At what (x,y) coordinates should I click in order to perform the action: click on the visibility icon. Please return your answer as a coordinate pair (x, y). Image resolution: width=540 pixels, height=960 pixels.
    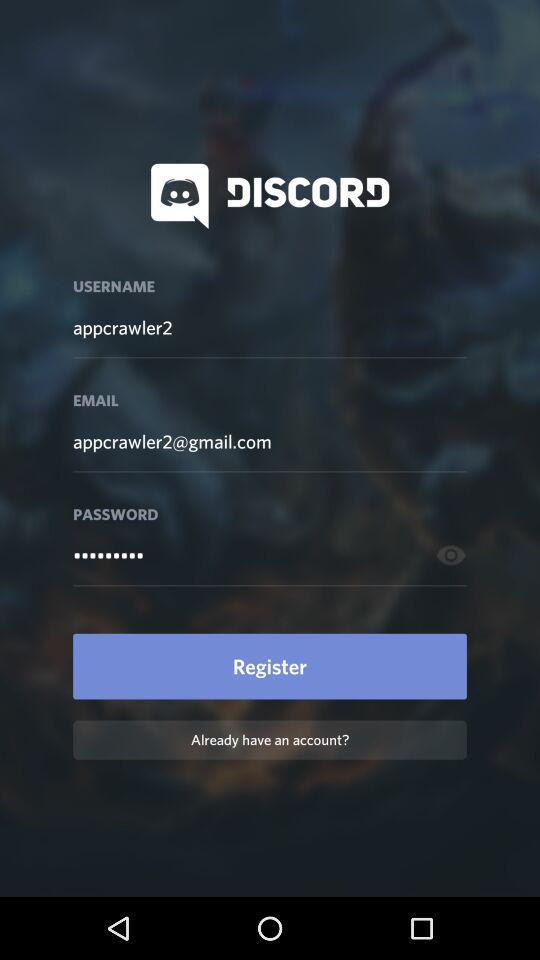
    Looking at the image, I should click on (451, 555).